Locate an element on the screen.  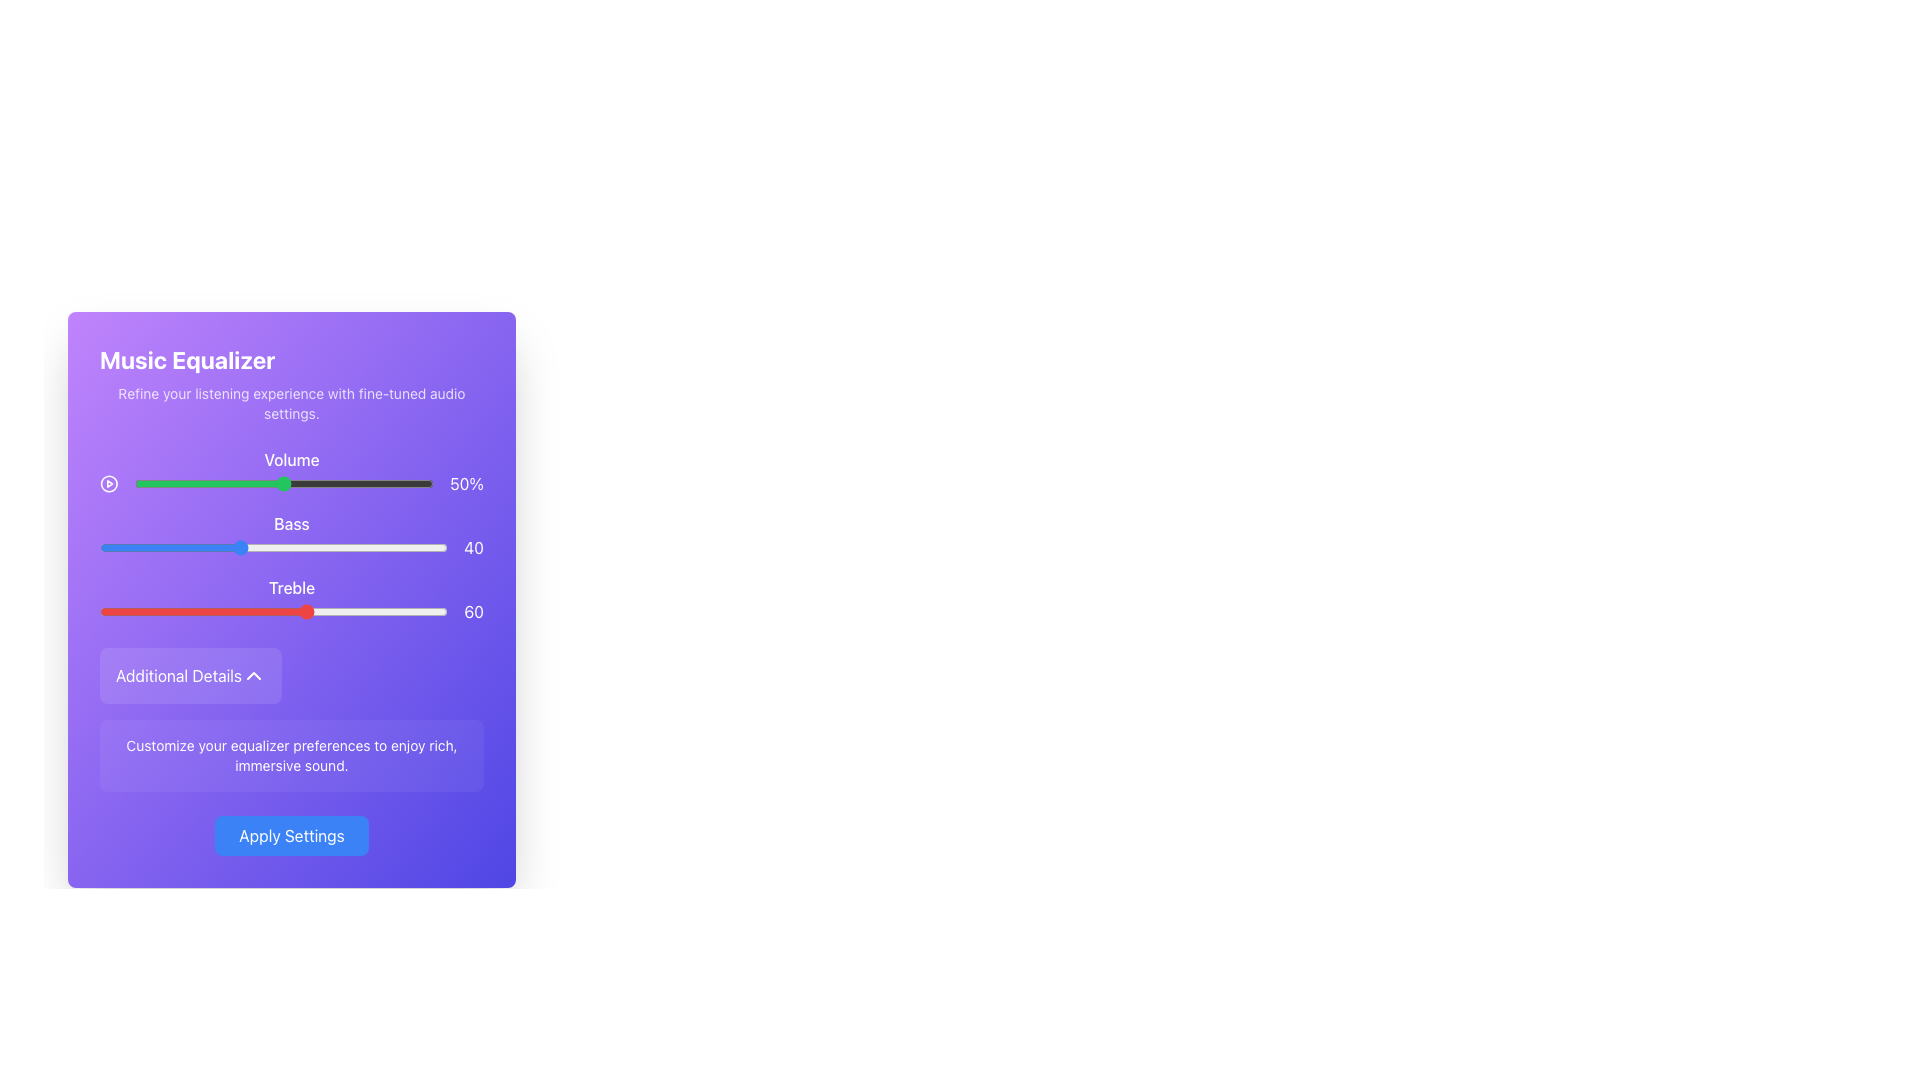
Bass level is located at coordinates (429, 547).